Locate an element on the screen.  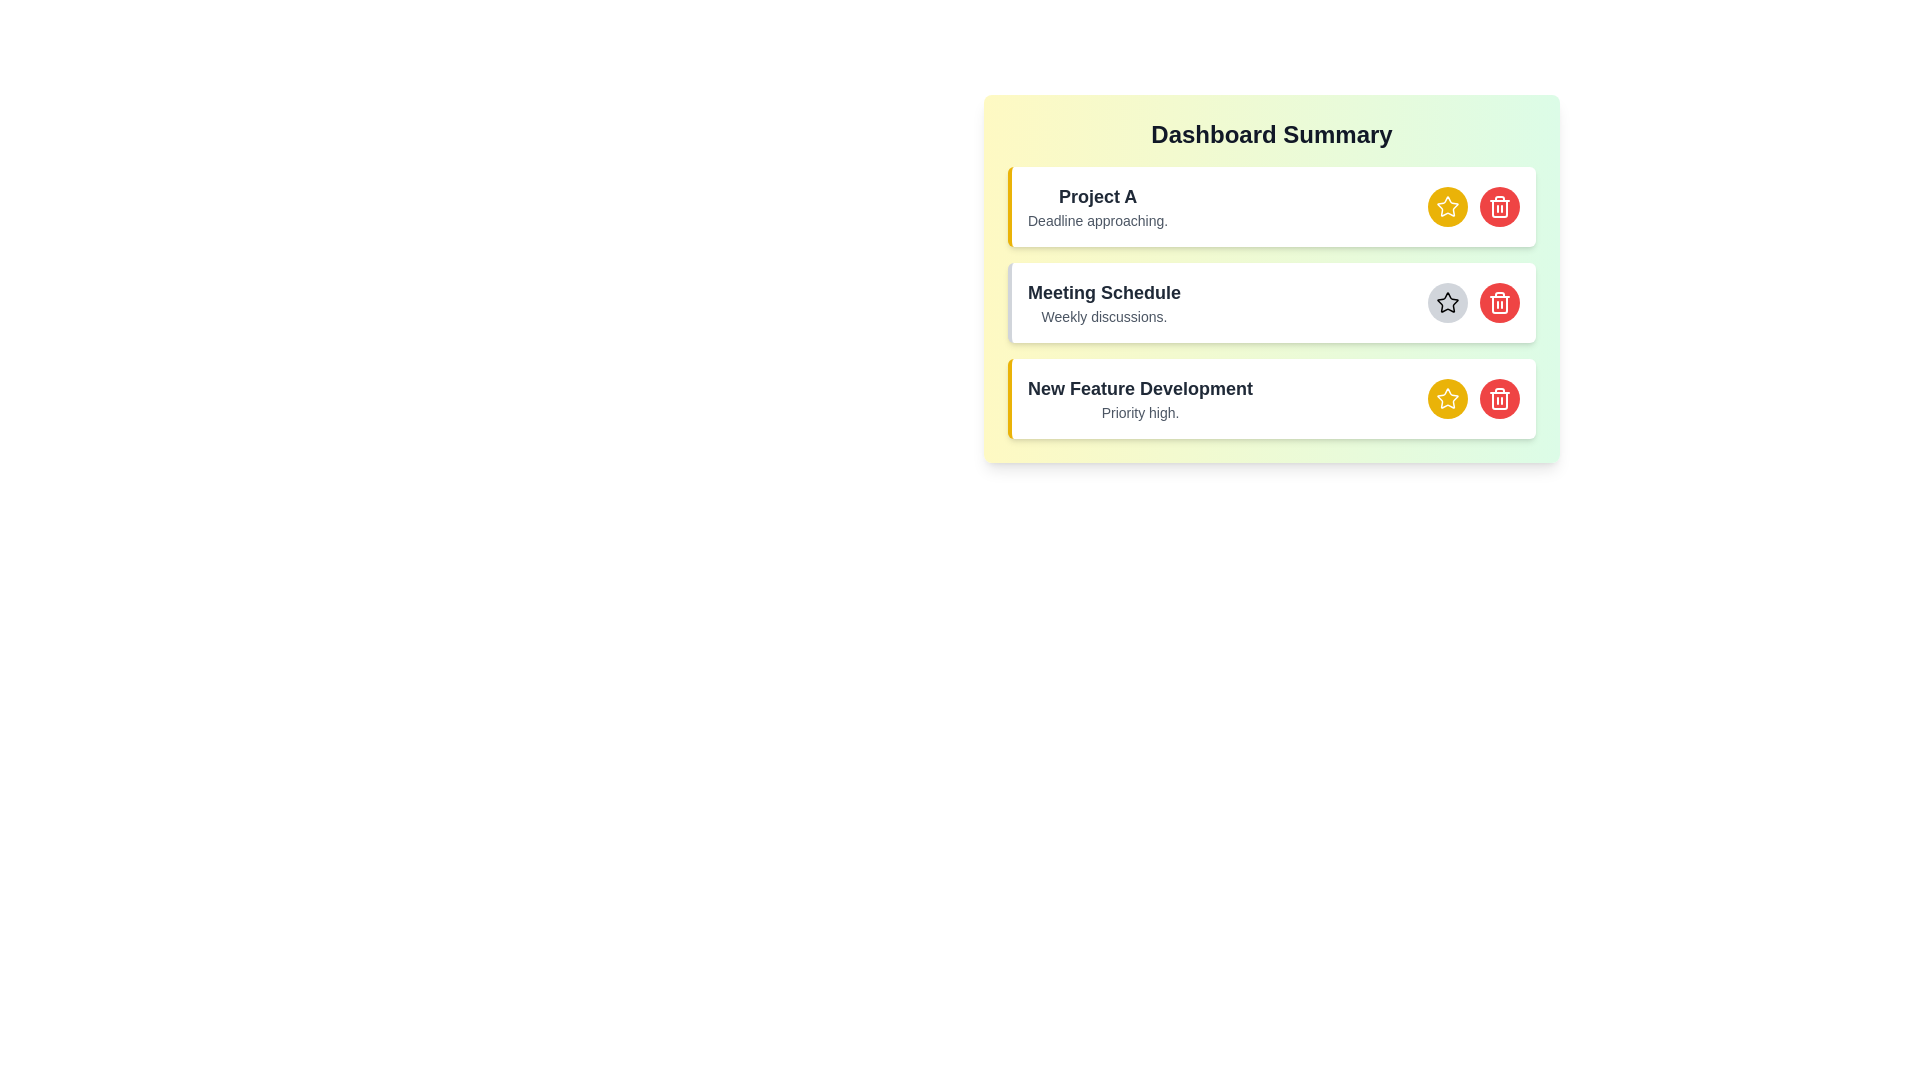
delete button for the item with title New Feature Development is located at coordinates (1499, 398).